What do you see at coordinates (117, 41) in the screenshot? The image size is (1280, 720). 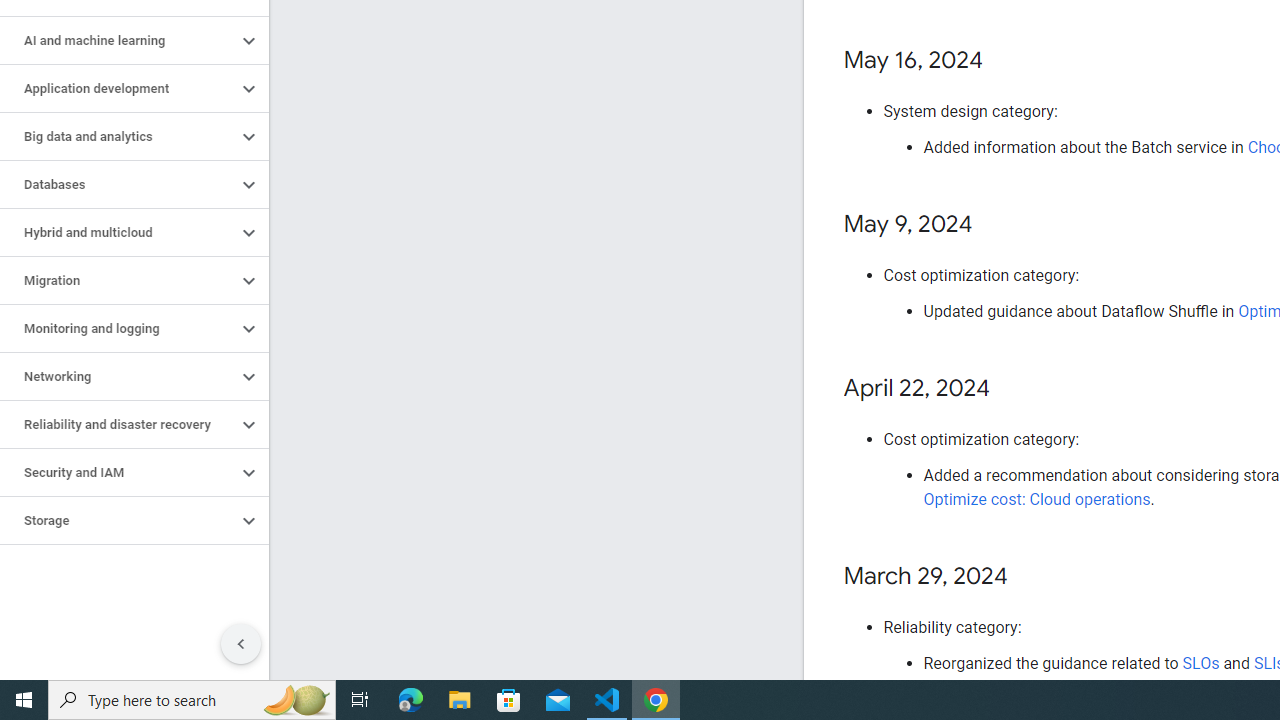 I see `'AI and machine learning'` at bounding box center [117, 41].